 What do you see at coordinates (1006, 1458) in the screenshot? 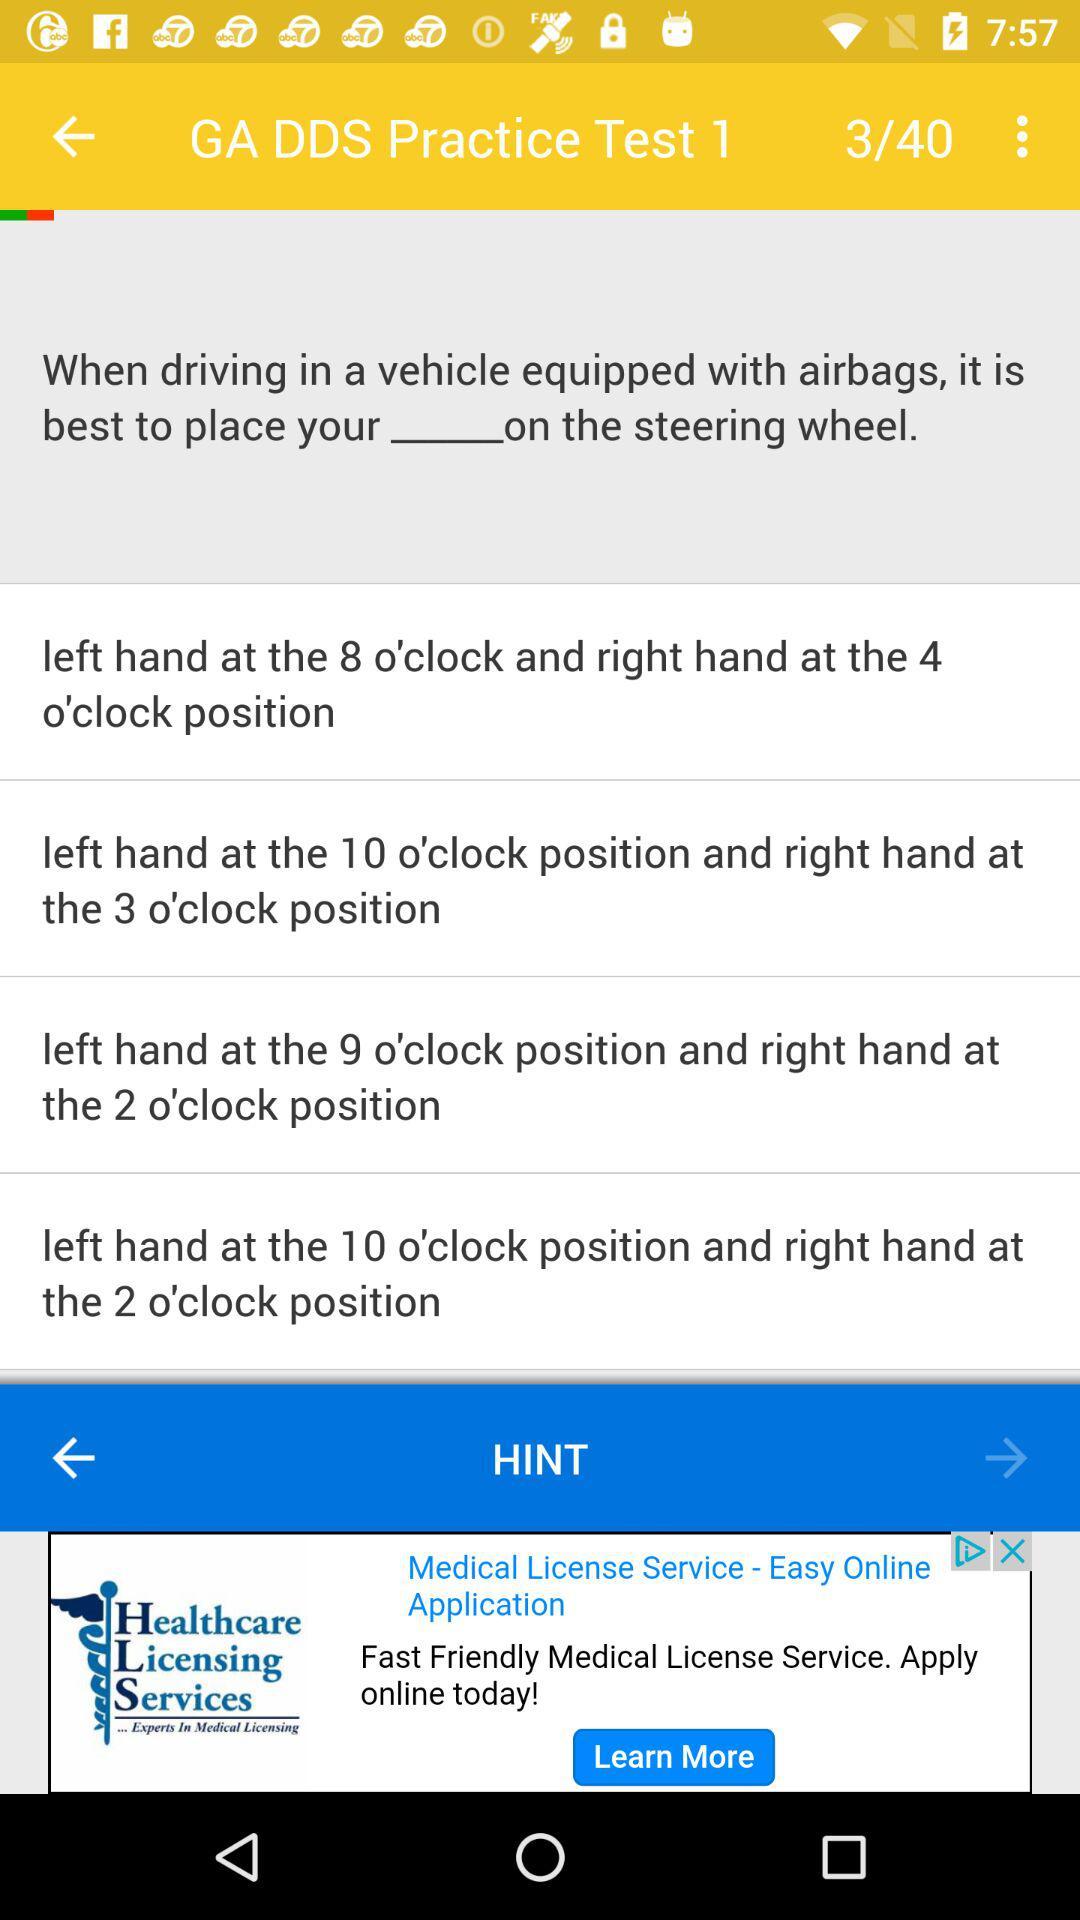
I see `previous` at bounding box center [1006, 1458].